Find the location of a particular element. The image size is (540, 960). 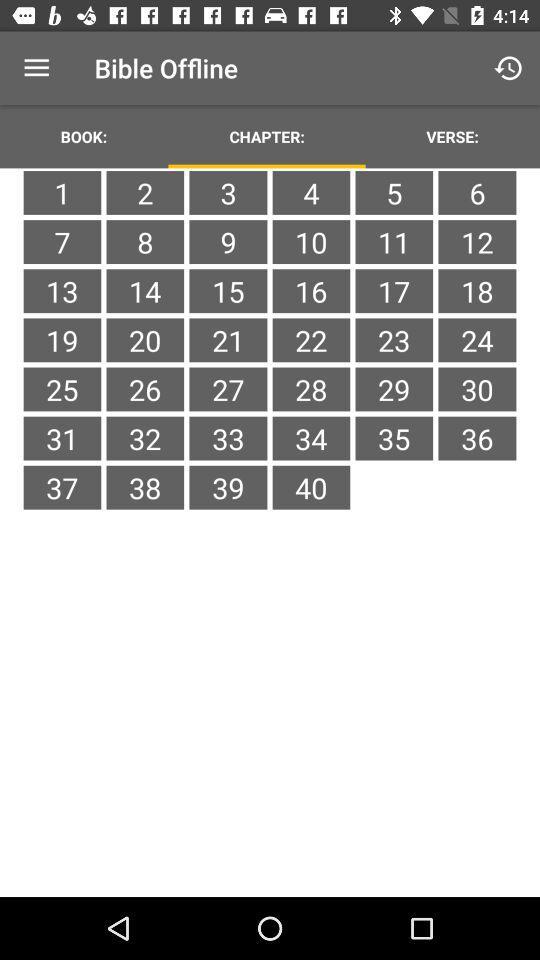

item next to the 22 item is located at coordinates (394, 388).